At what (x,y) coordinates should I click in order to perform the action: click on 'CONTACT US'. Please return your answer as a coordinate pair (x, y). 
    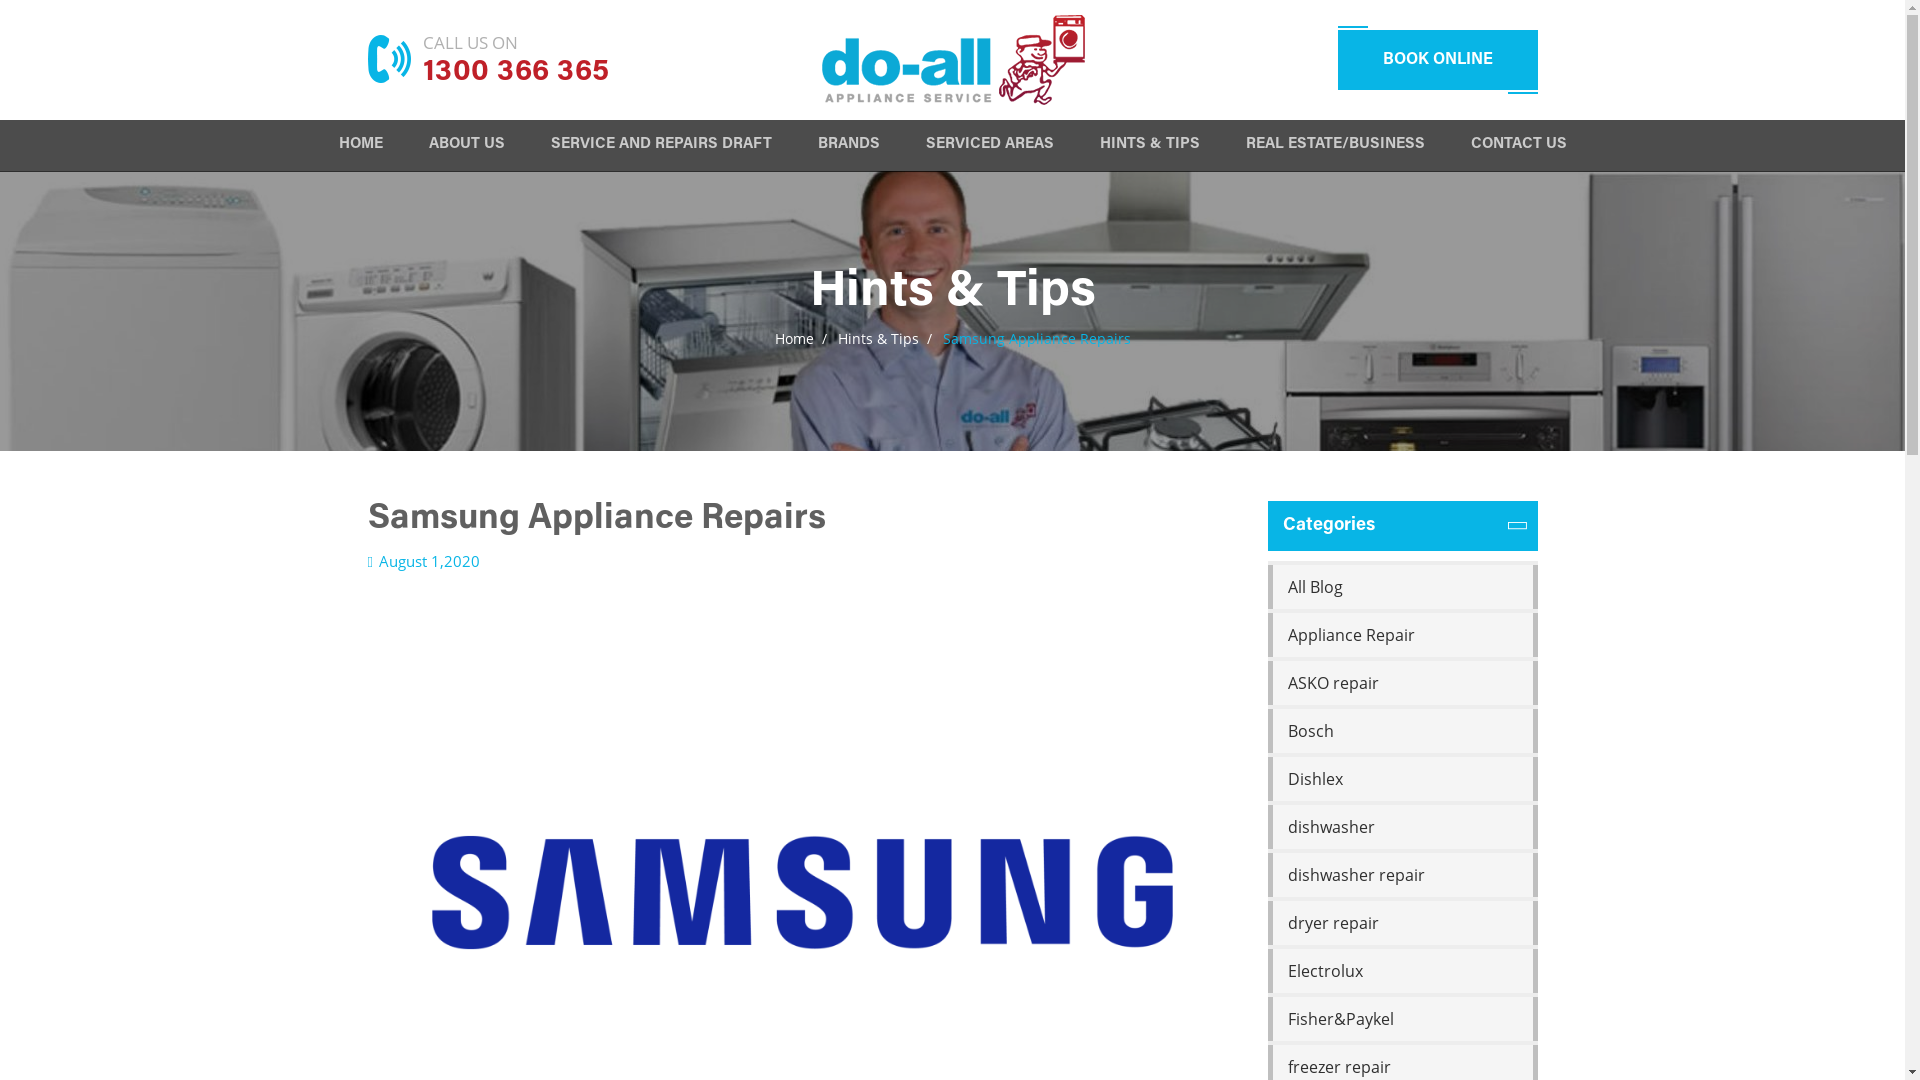
    Looking at the image, I should click on (1517, 146).